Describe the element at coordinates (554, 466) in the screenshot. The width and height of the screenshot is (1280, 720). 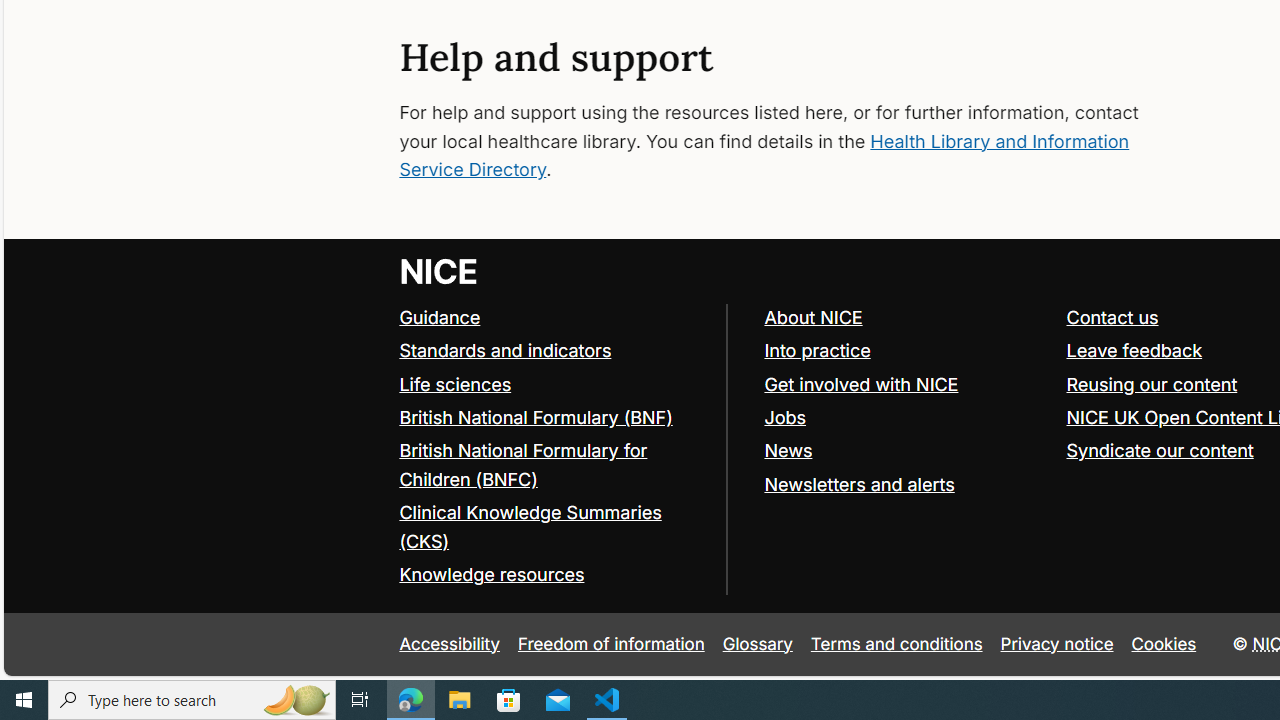
I see `'British National Formulary for Children (BNFC)'` at that location.